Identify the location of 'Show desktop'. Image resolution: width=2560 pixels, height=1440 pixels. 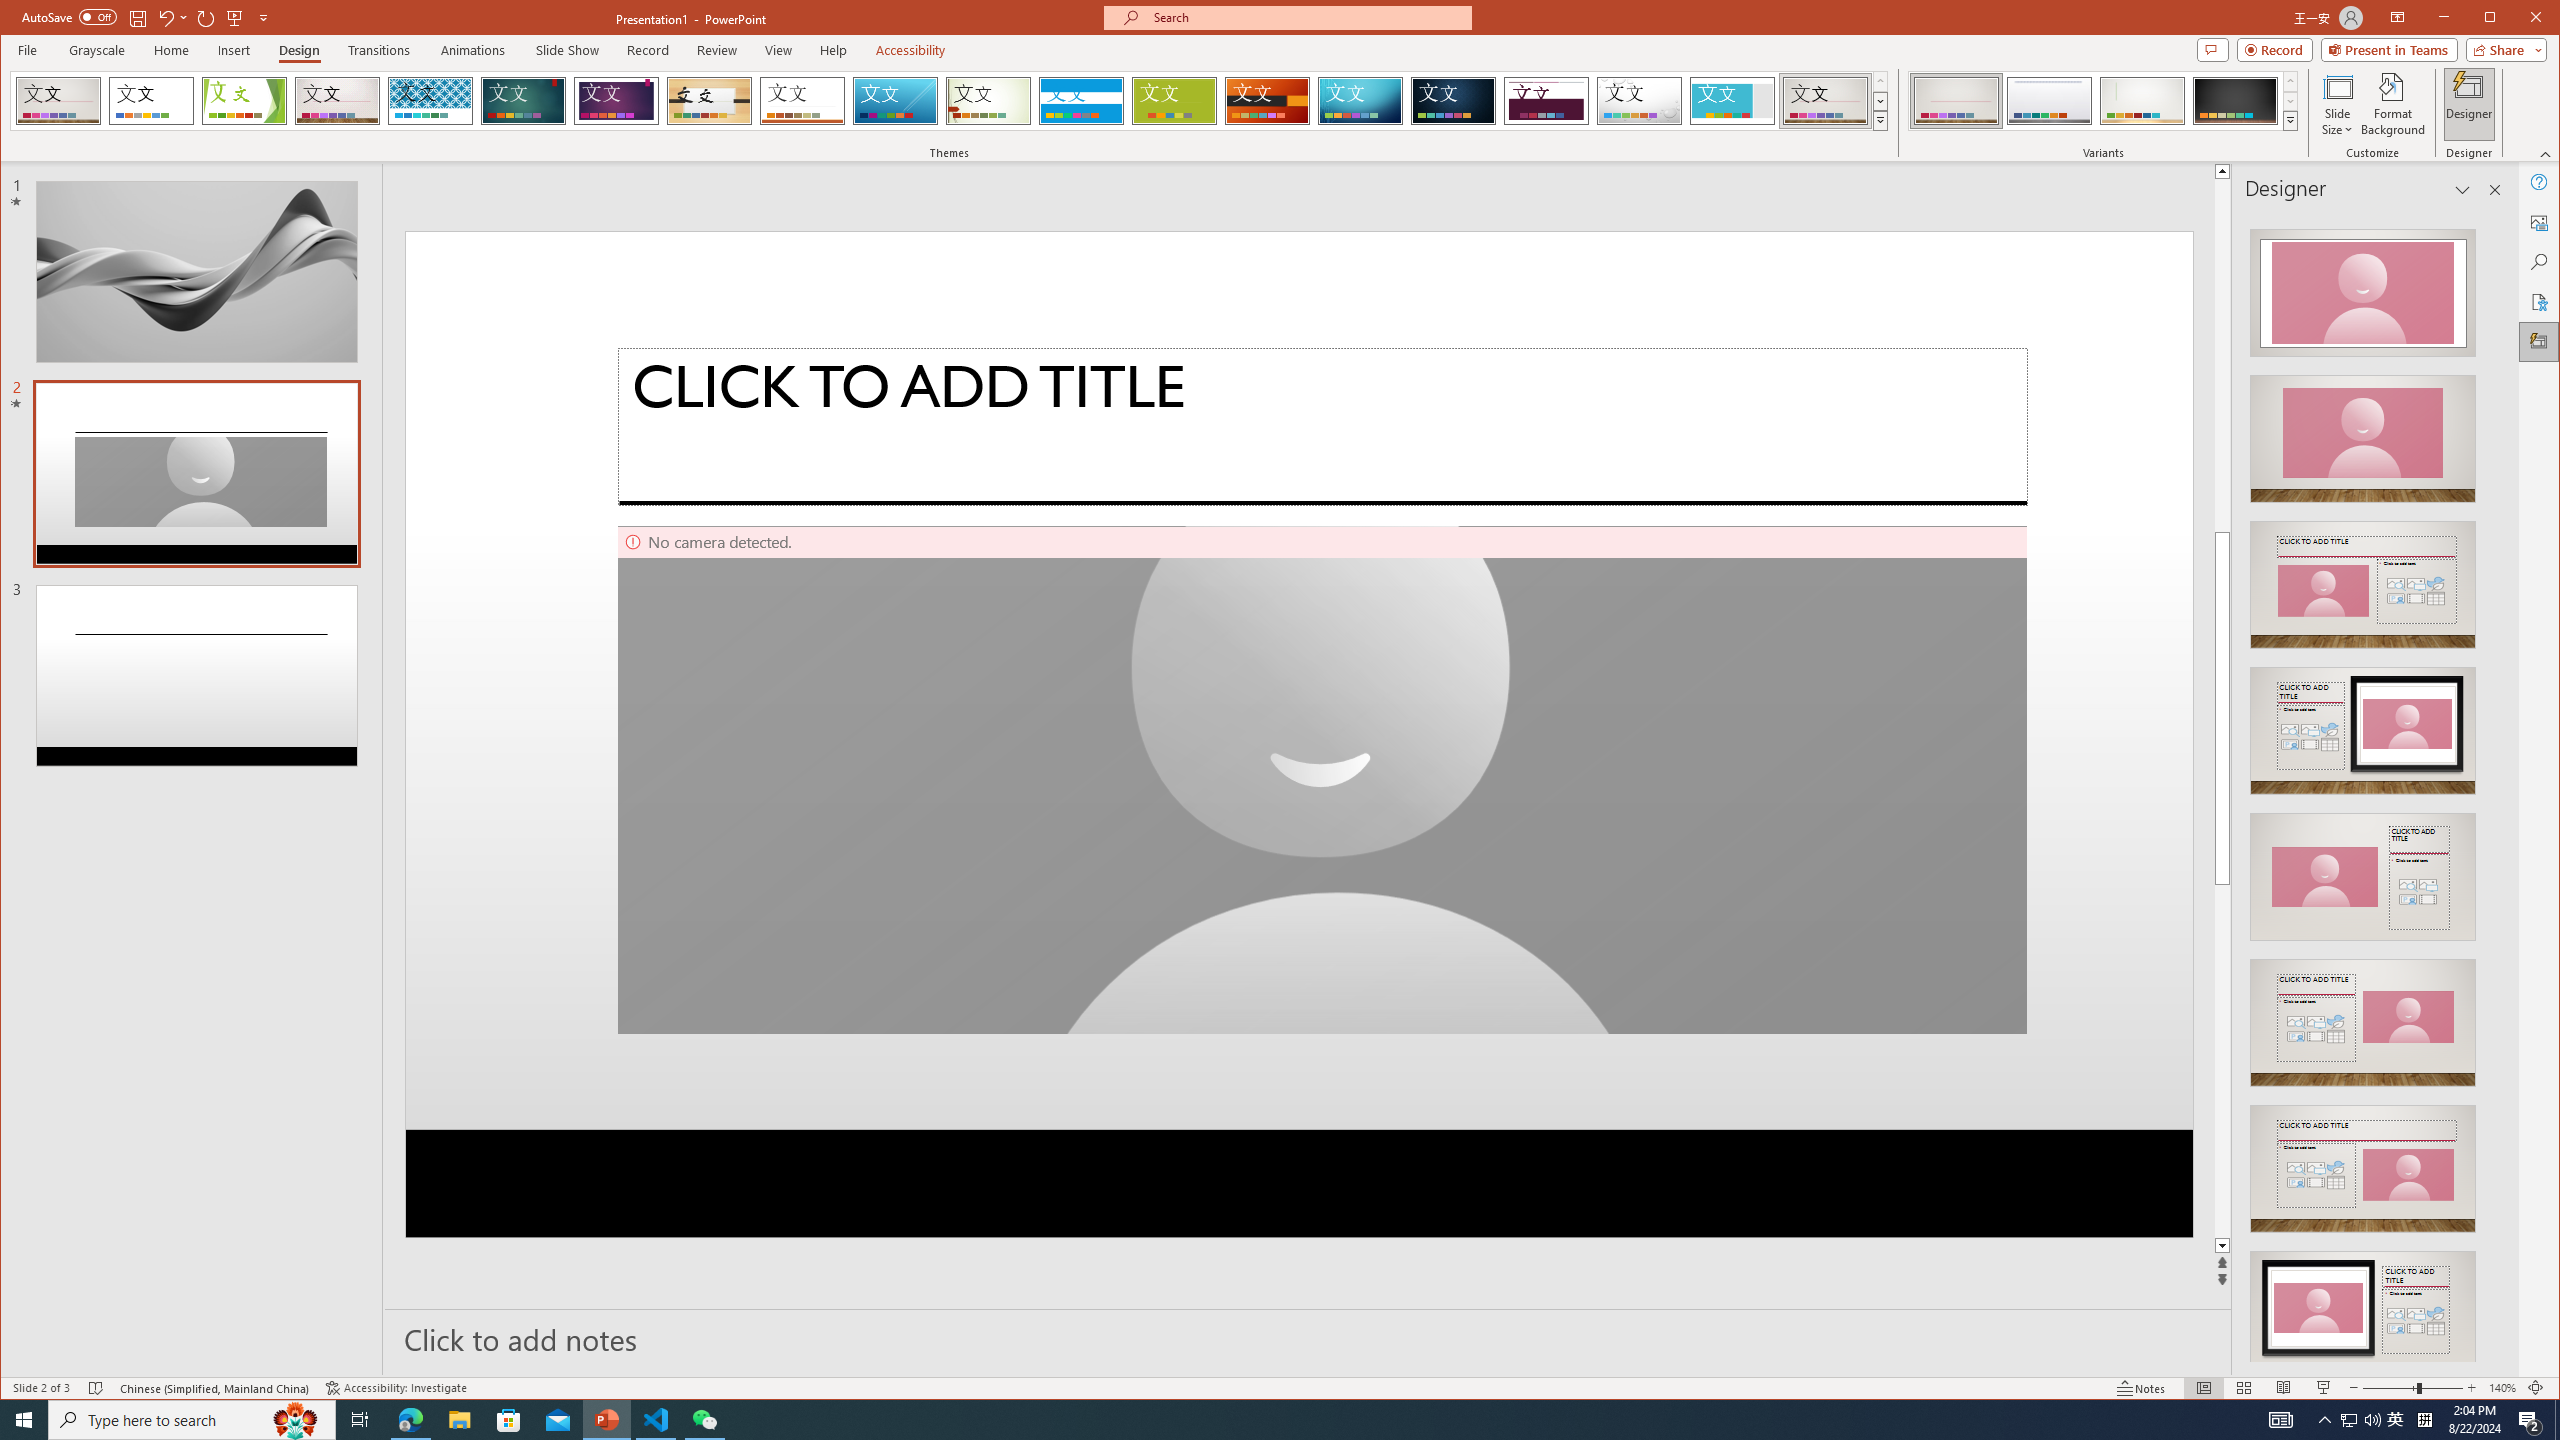
(2556, 1418).